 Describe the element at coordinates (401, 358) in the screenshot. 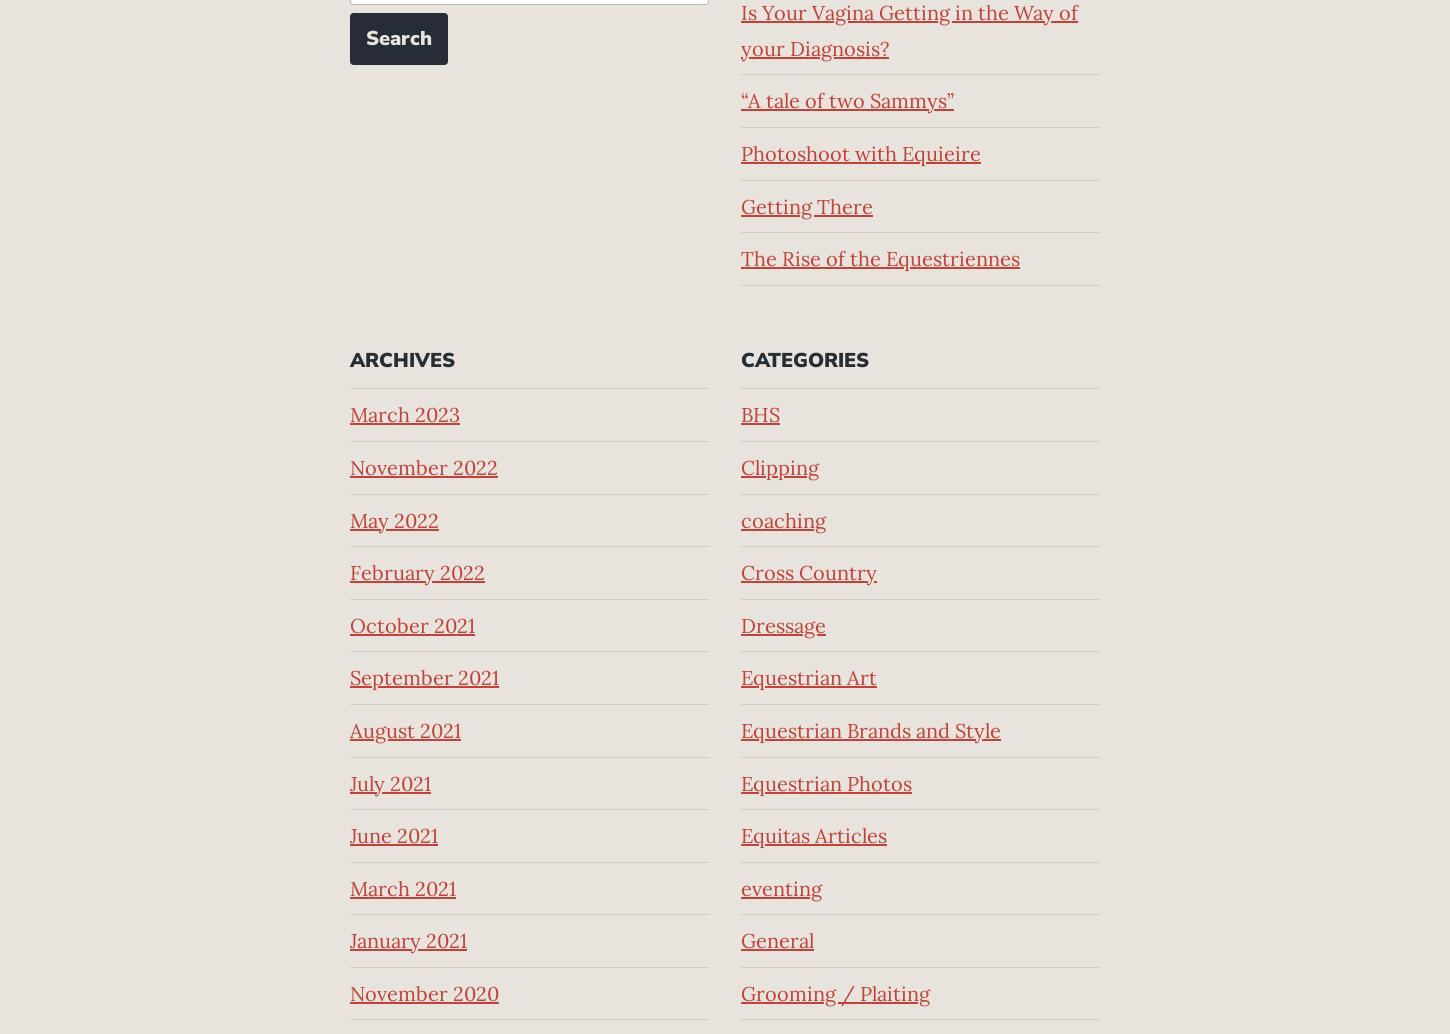

I see `'Archives'` at that location.